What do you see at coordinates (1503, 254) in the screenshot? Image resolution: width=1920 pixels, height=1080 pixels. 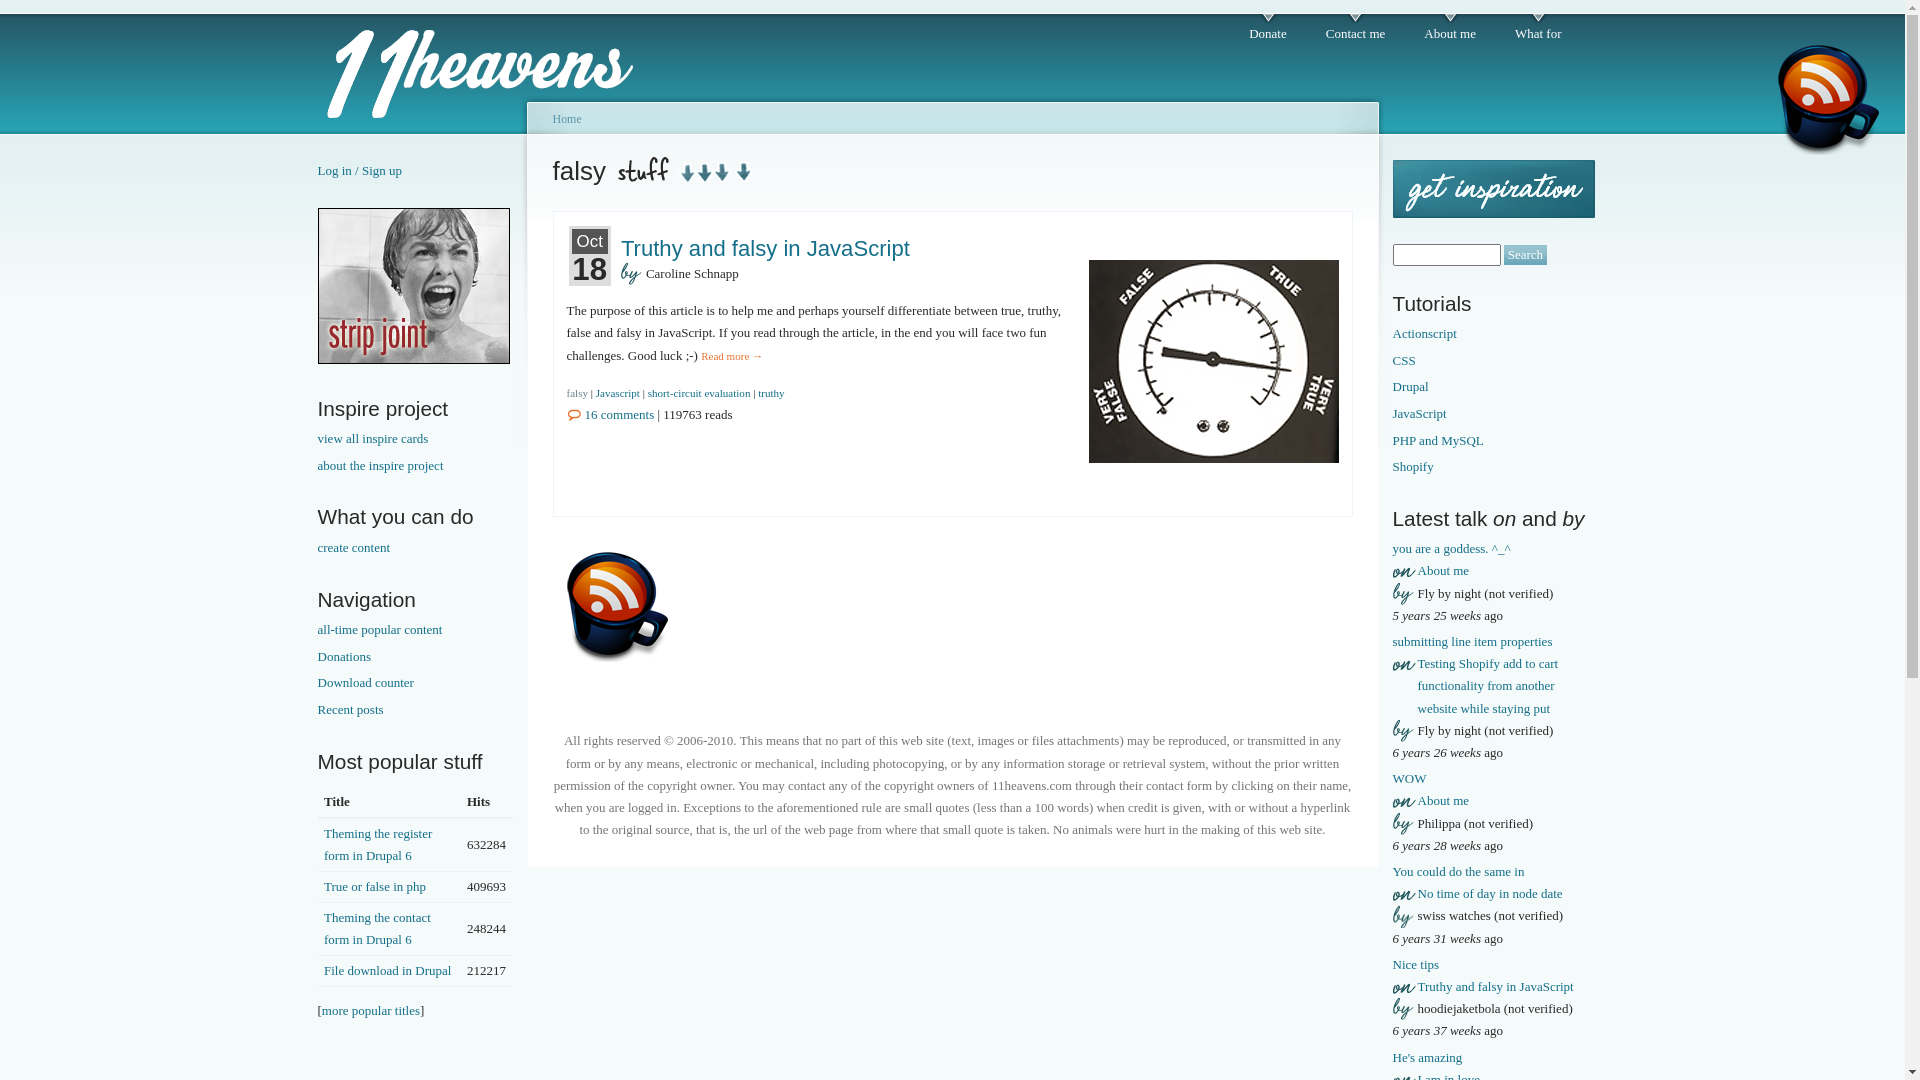 I see `'Search'` at bounding box center [1503, 254].